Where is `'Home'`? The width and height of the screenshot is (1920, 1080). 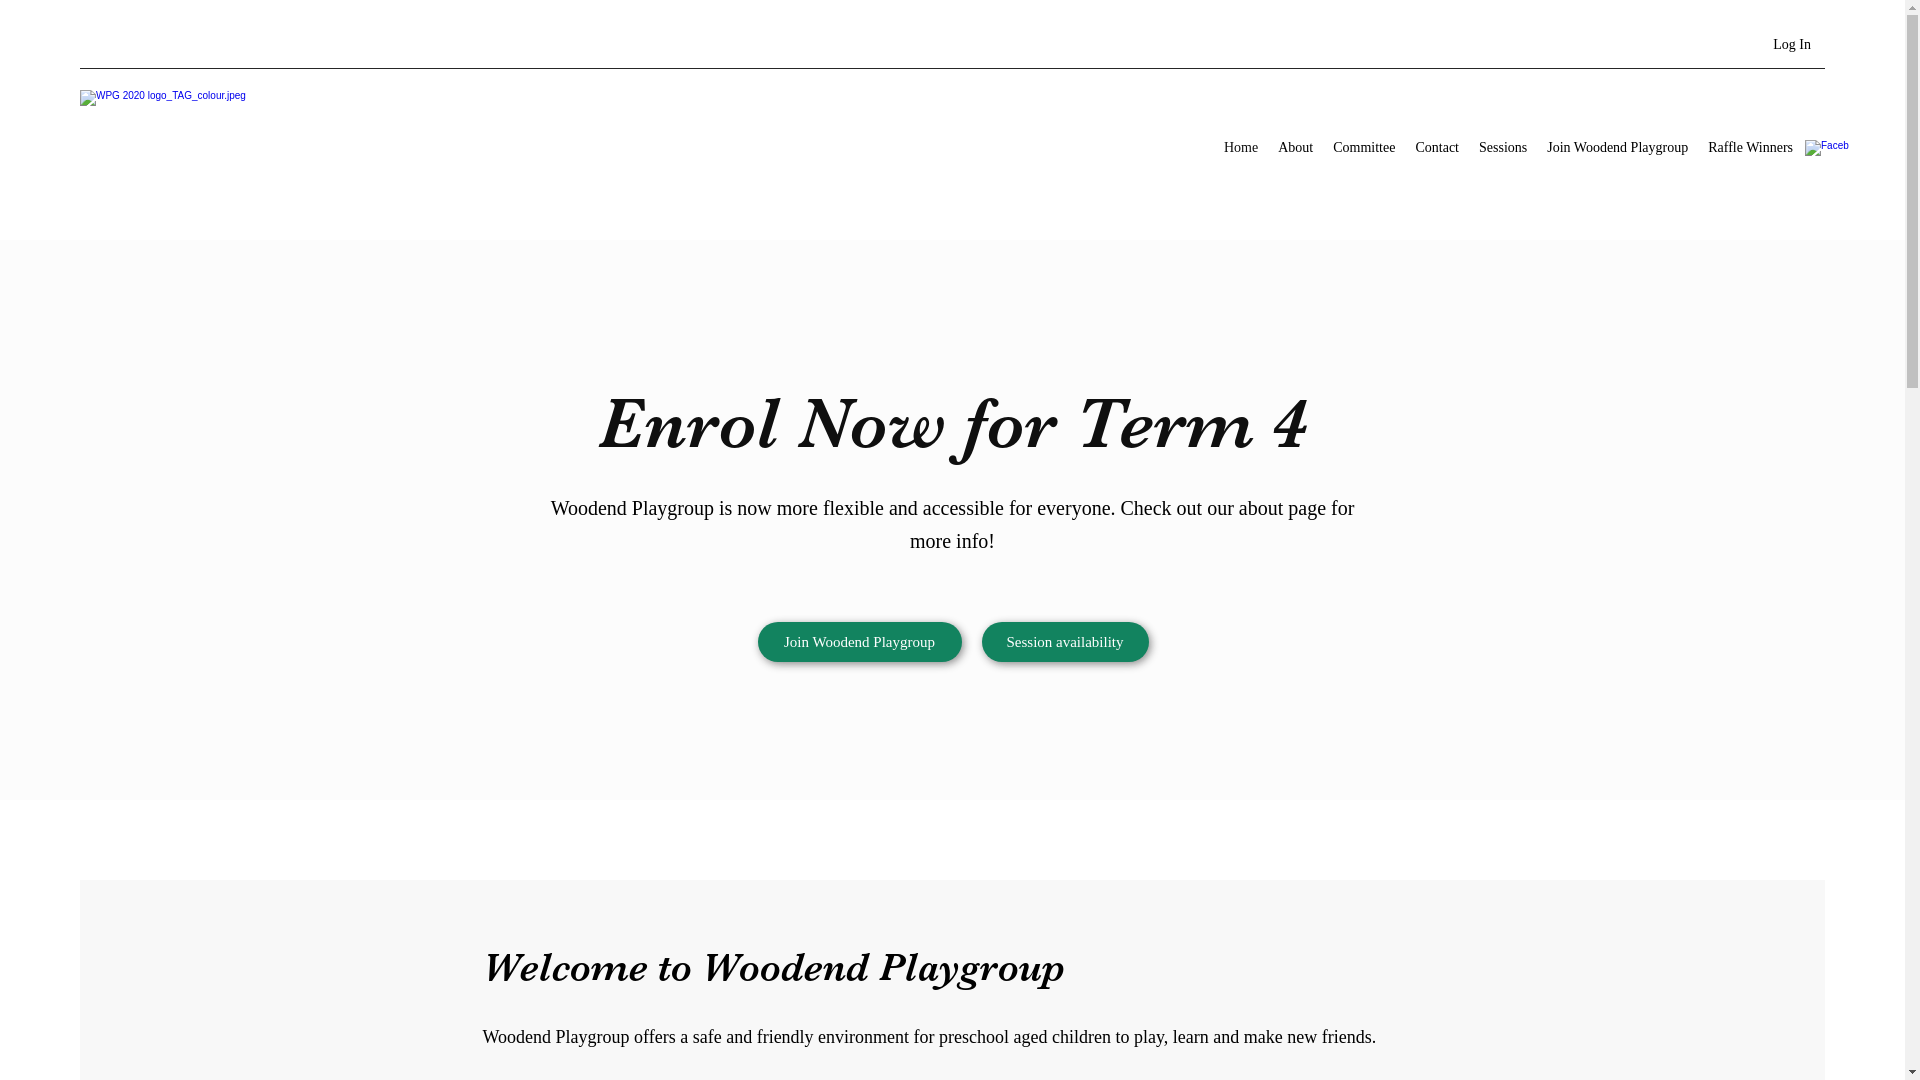
'Home' is located at coordinates (1240, 149).